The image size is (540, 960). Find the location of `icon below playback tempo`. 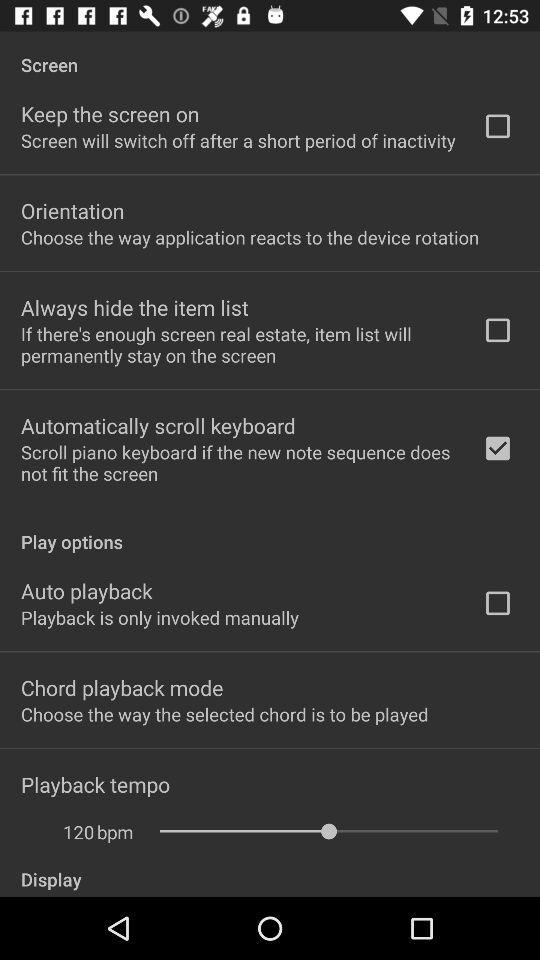

icon below playback tempo is located at coordinates (67, 832).